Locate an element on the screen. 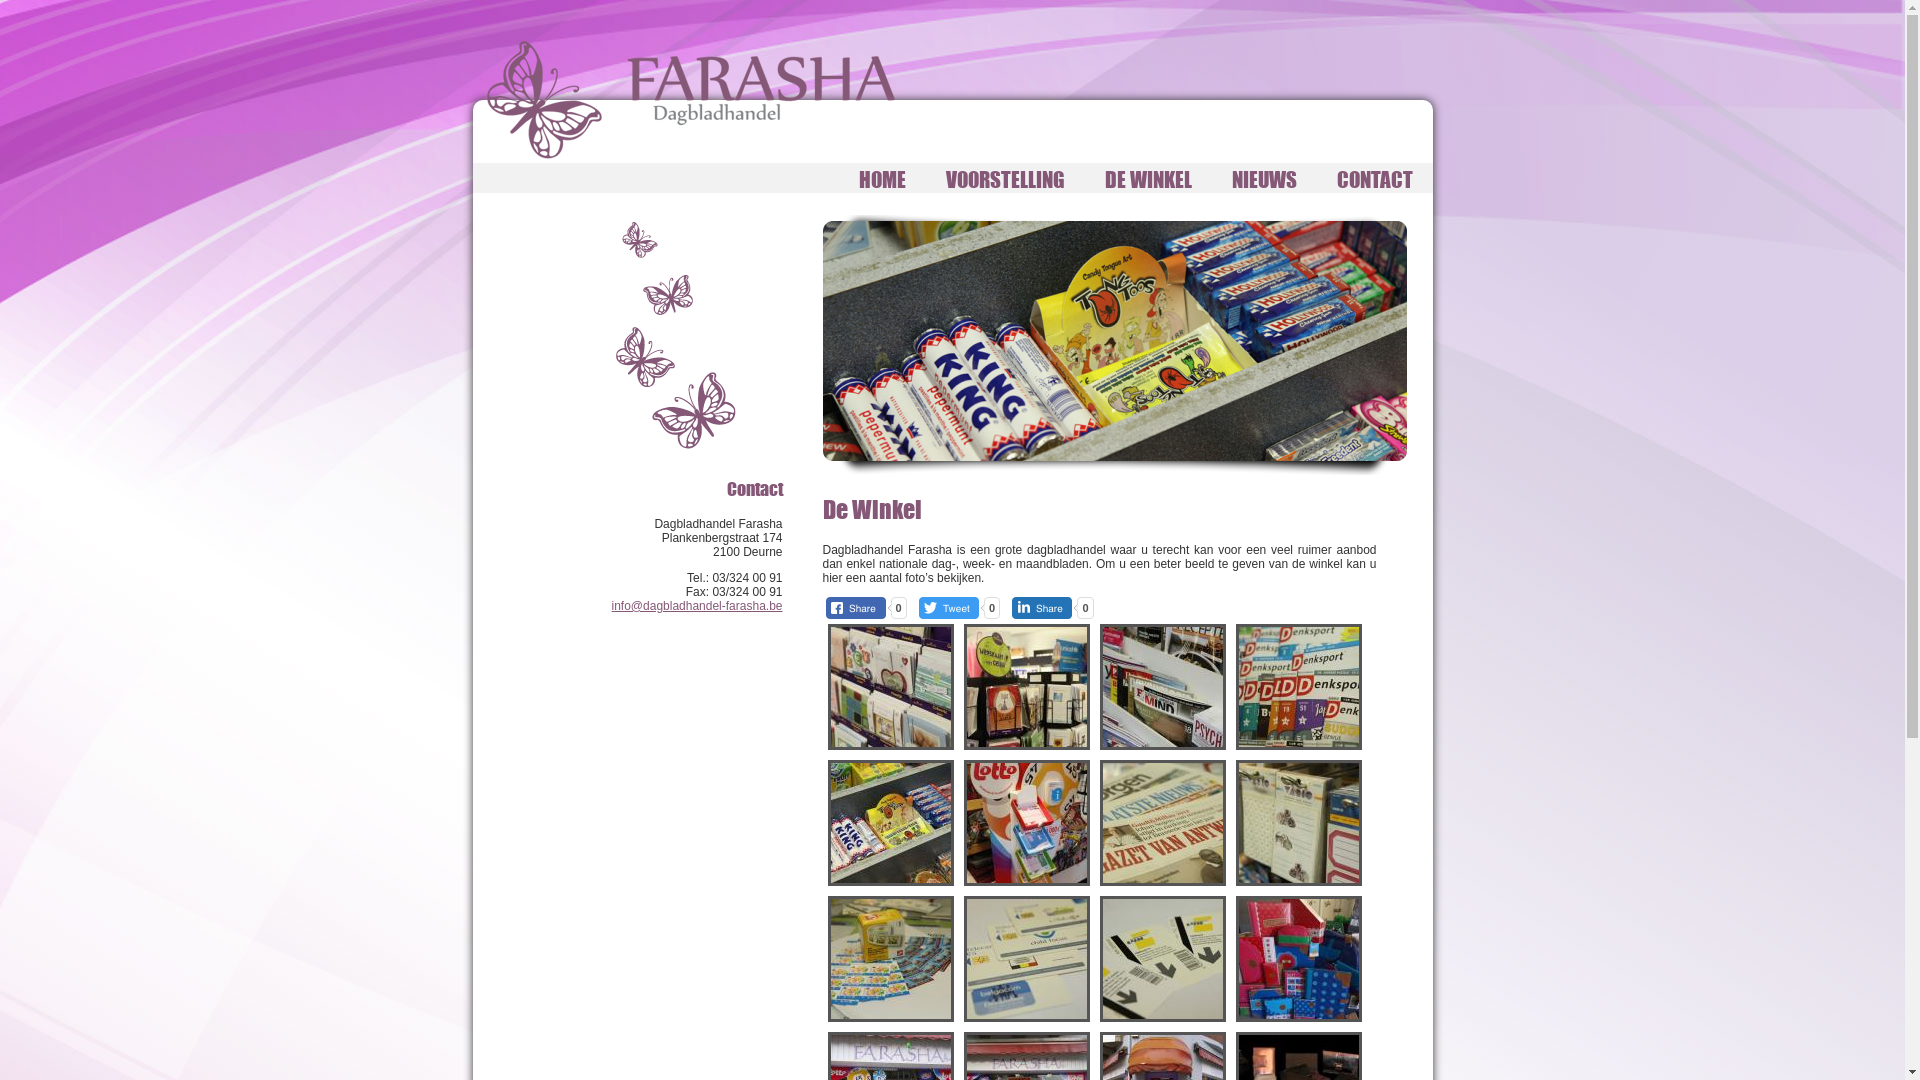  'NIEUWS' is located at coordinates (1263, 177).